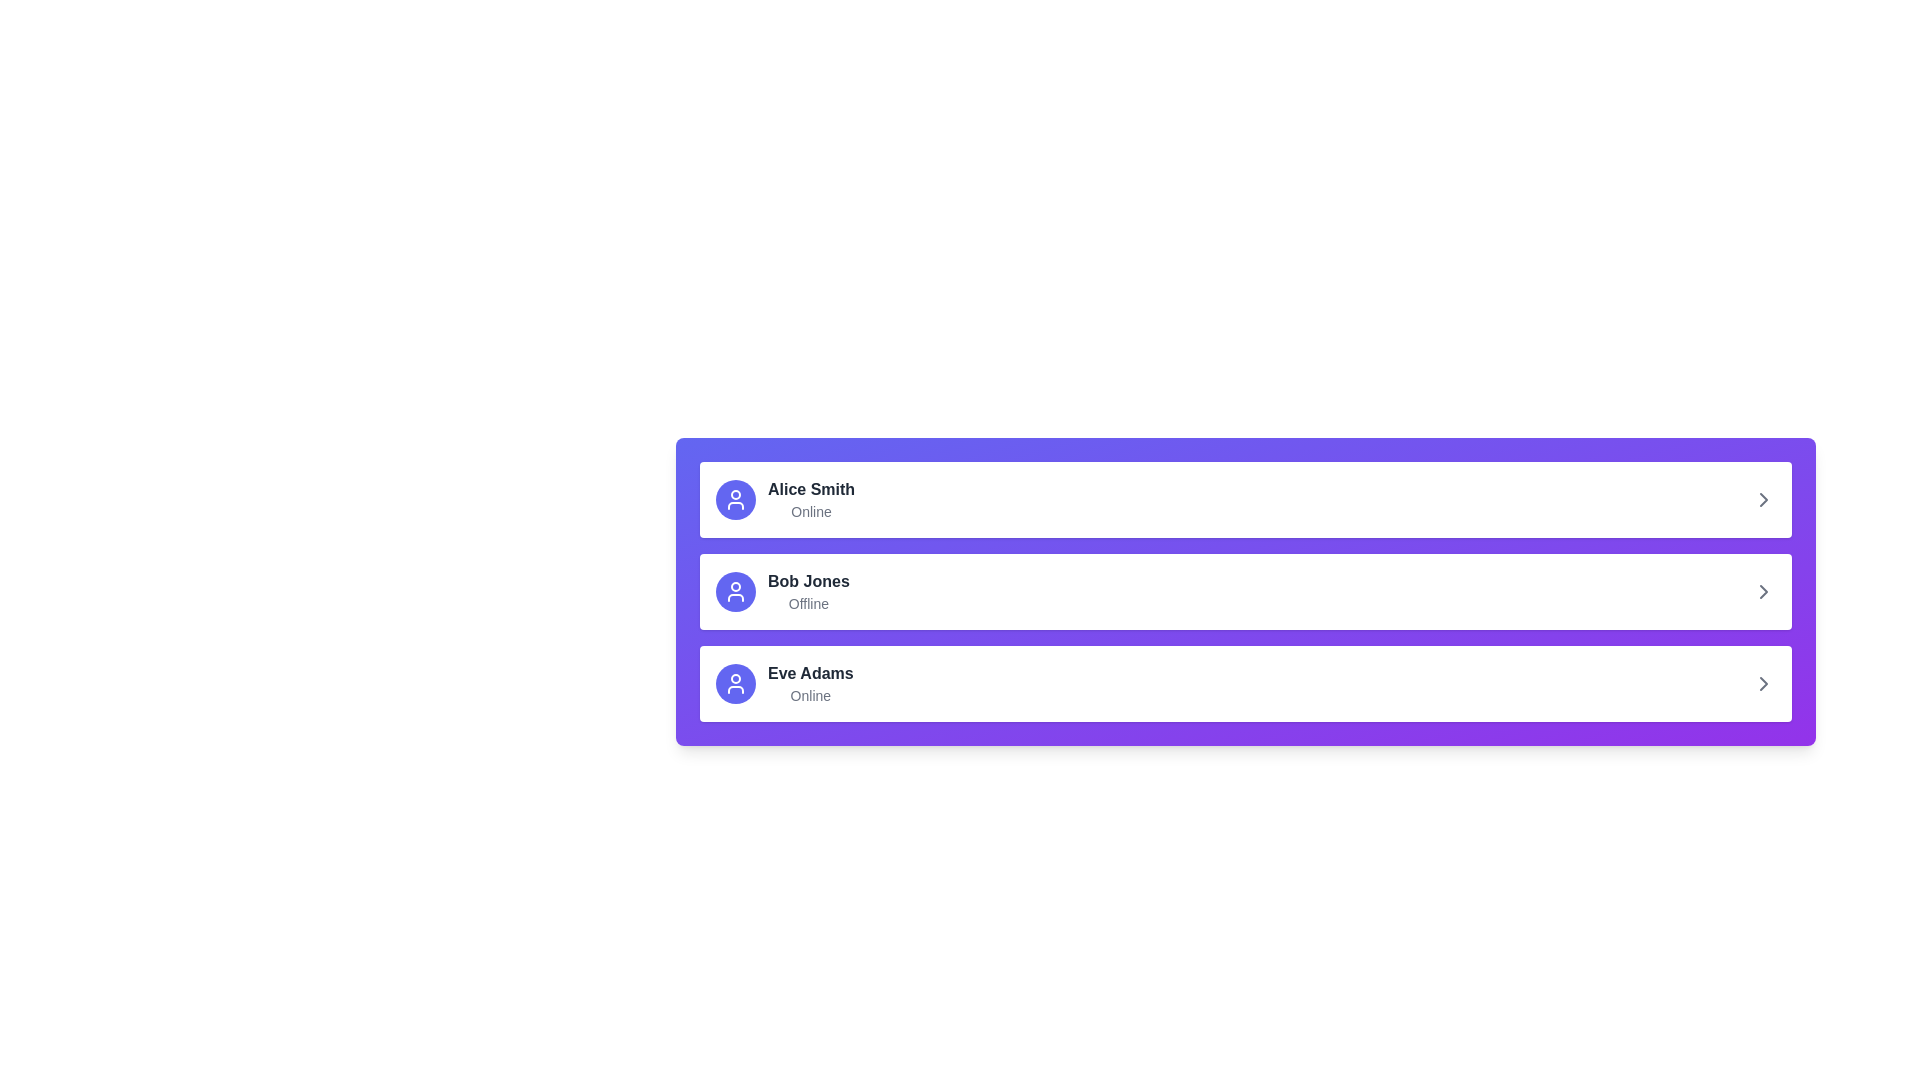 Image resolution: width=1920 pixels, height=1080 pixels. I want to click on the list item labeled 'Eve Adams' with an online status, so click(1245, 682).